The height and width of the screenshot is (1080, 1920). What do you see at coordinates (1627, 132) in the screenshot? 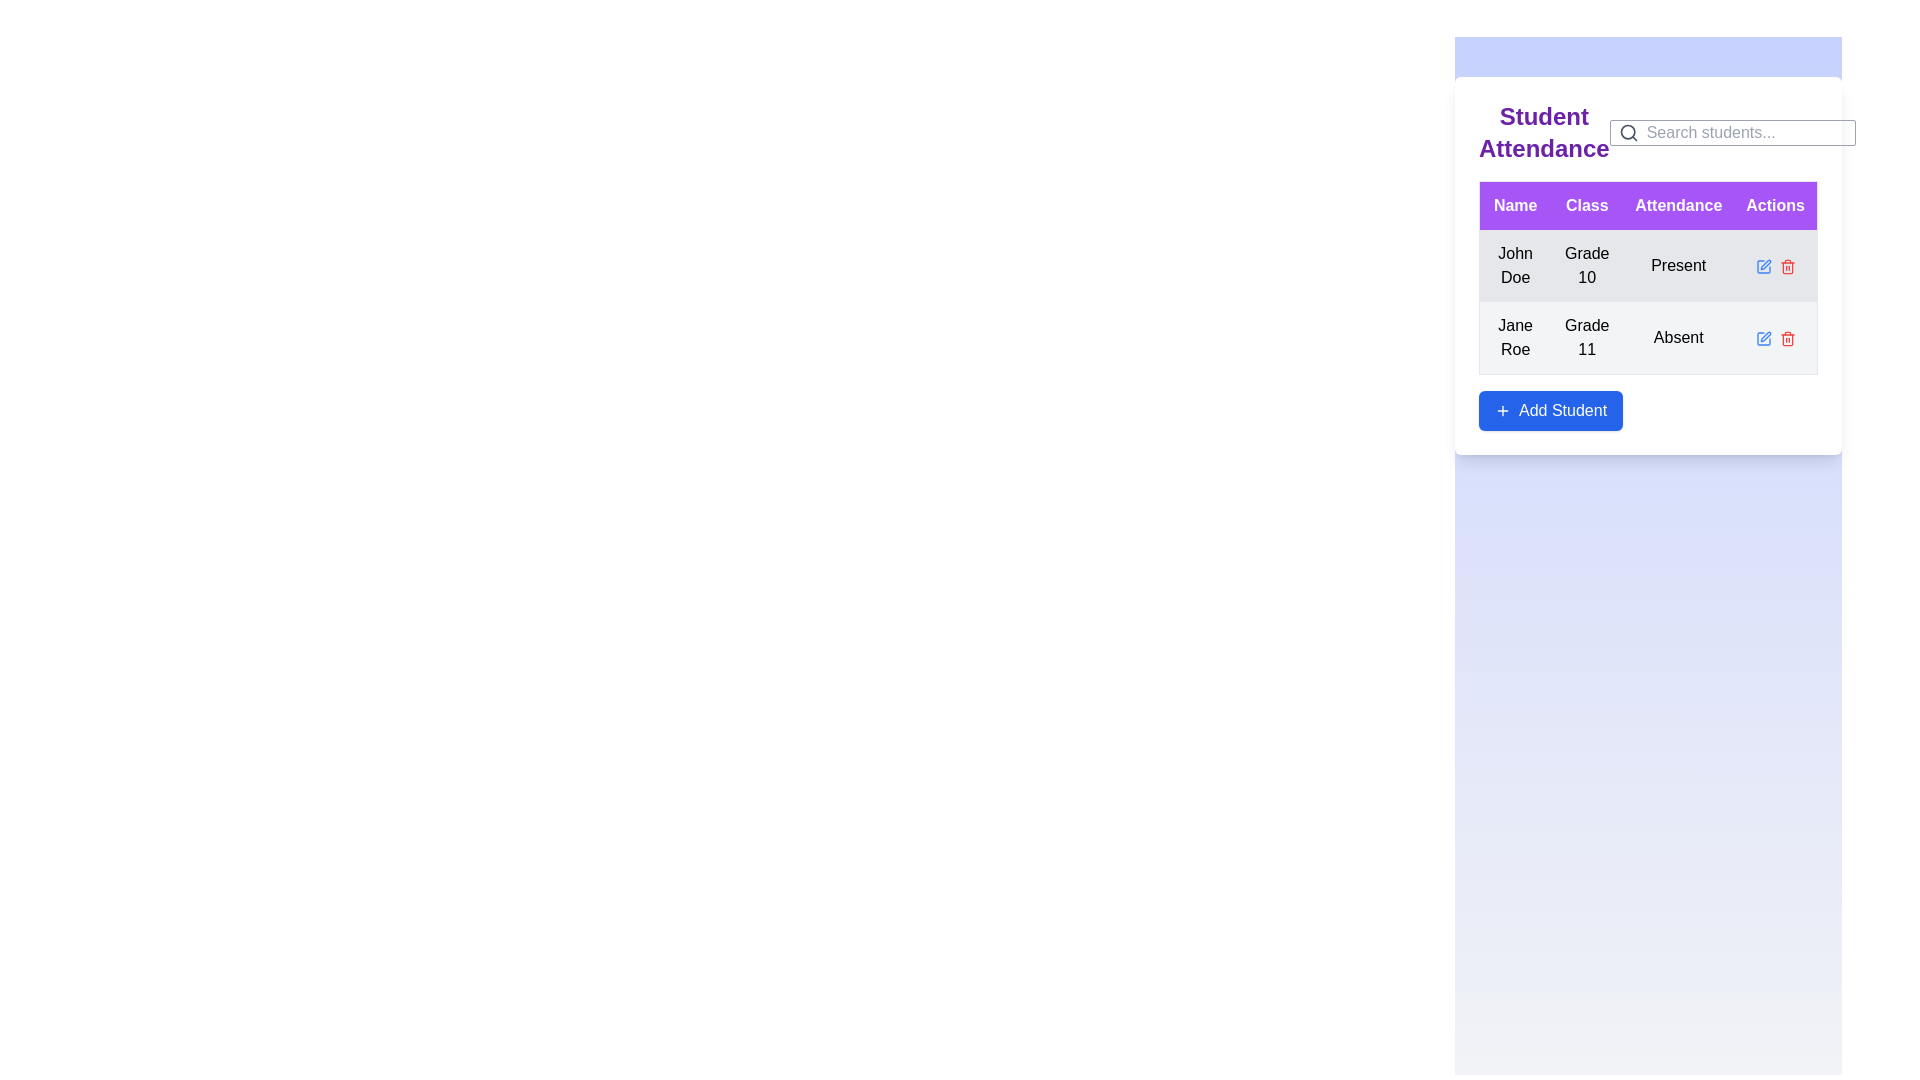
I see `the graphical circle that is part of the search or magnifying glass icon located centrally within the search bar at the top section of the application card` at bounding box center [1627, 132].